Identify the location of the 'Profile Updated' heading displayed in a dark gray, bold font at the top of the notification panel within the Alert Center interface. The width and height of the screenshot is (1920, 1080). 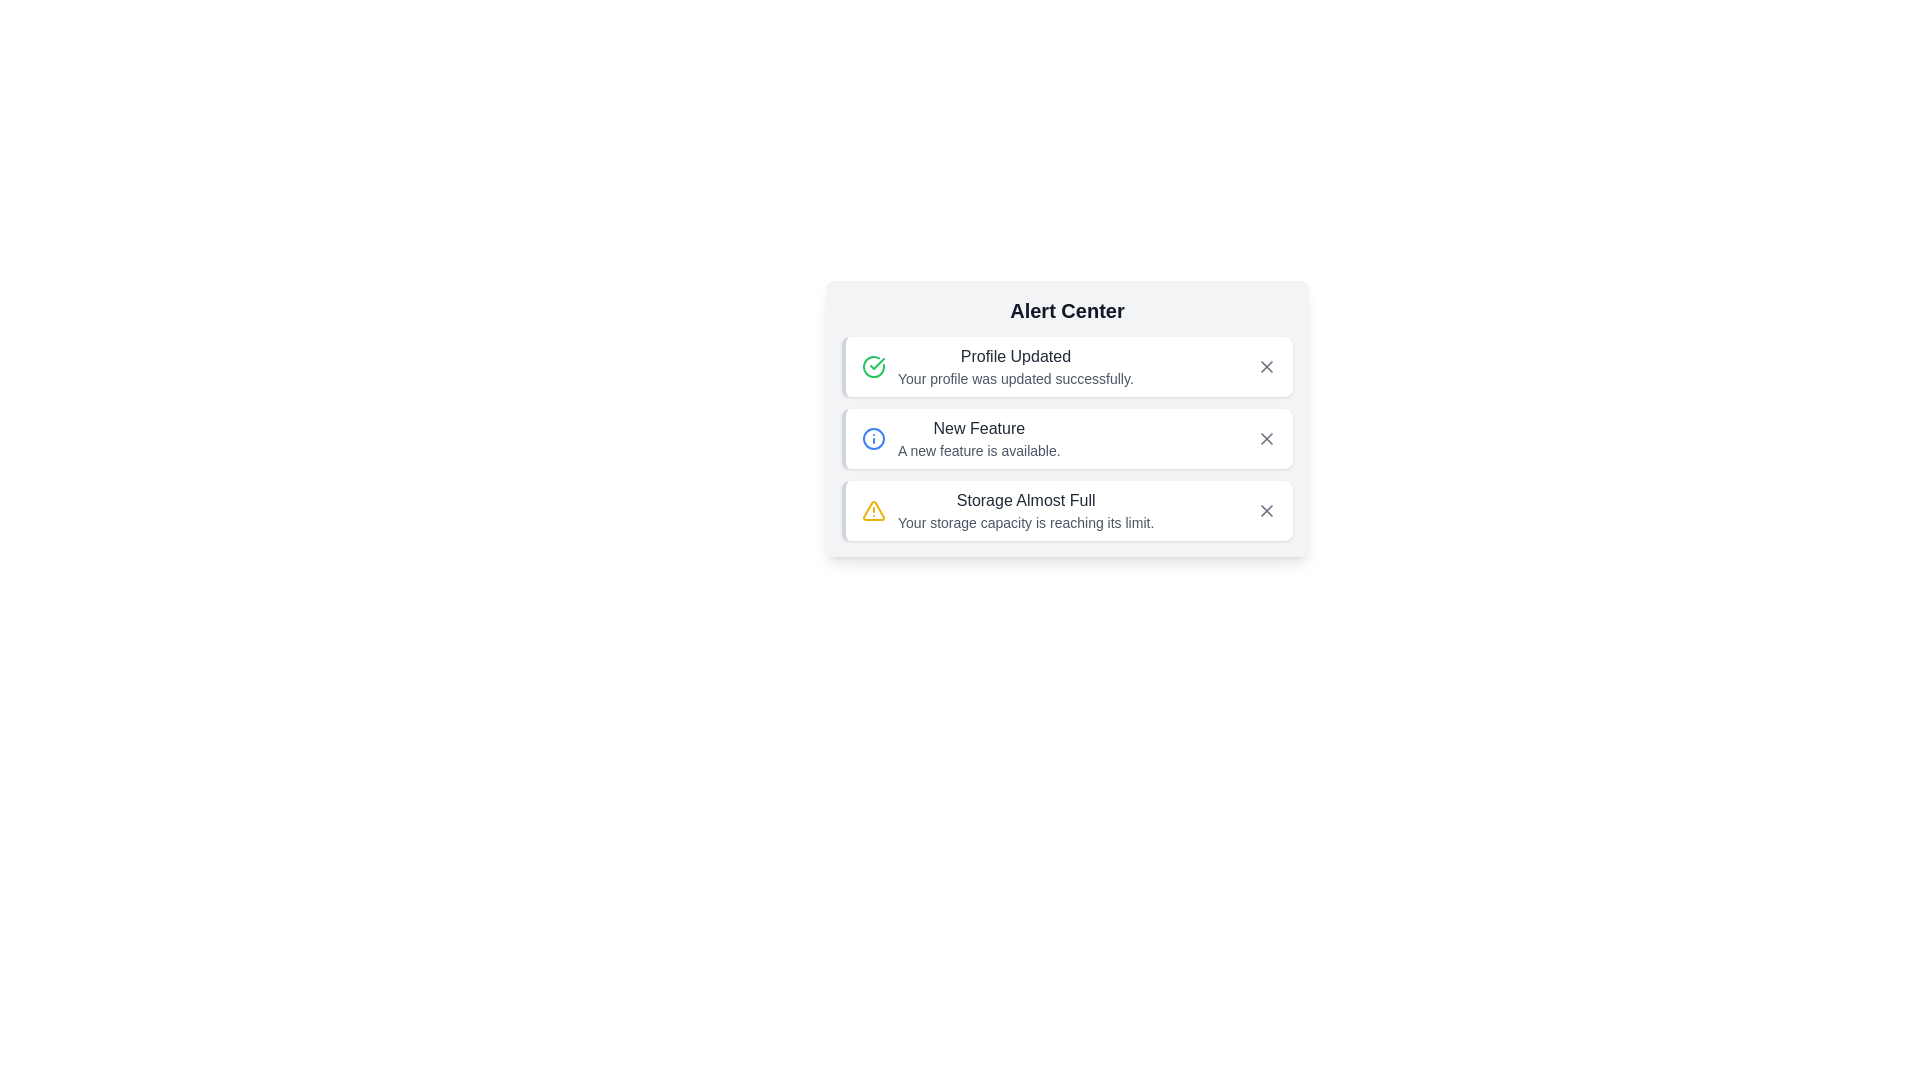
(1015, 356).